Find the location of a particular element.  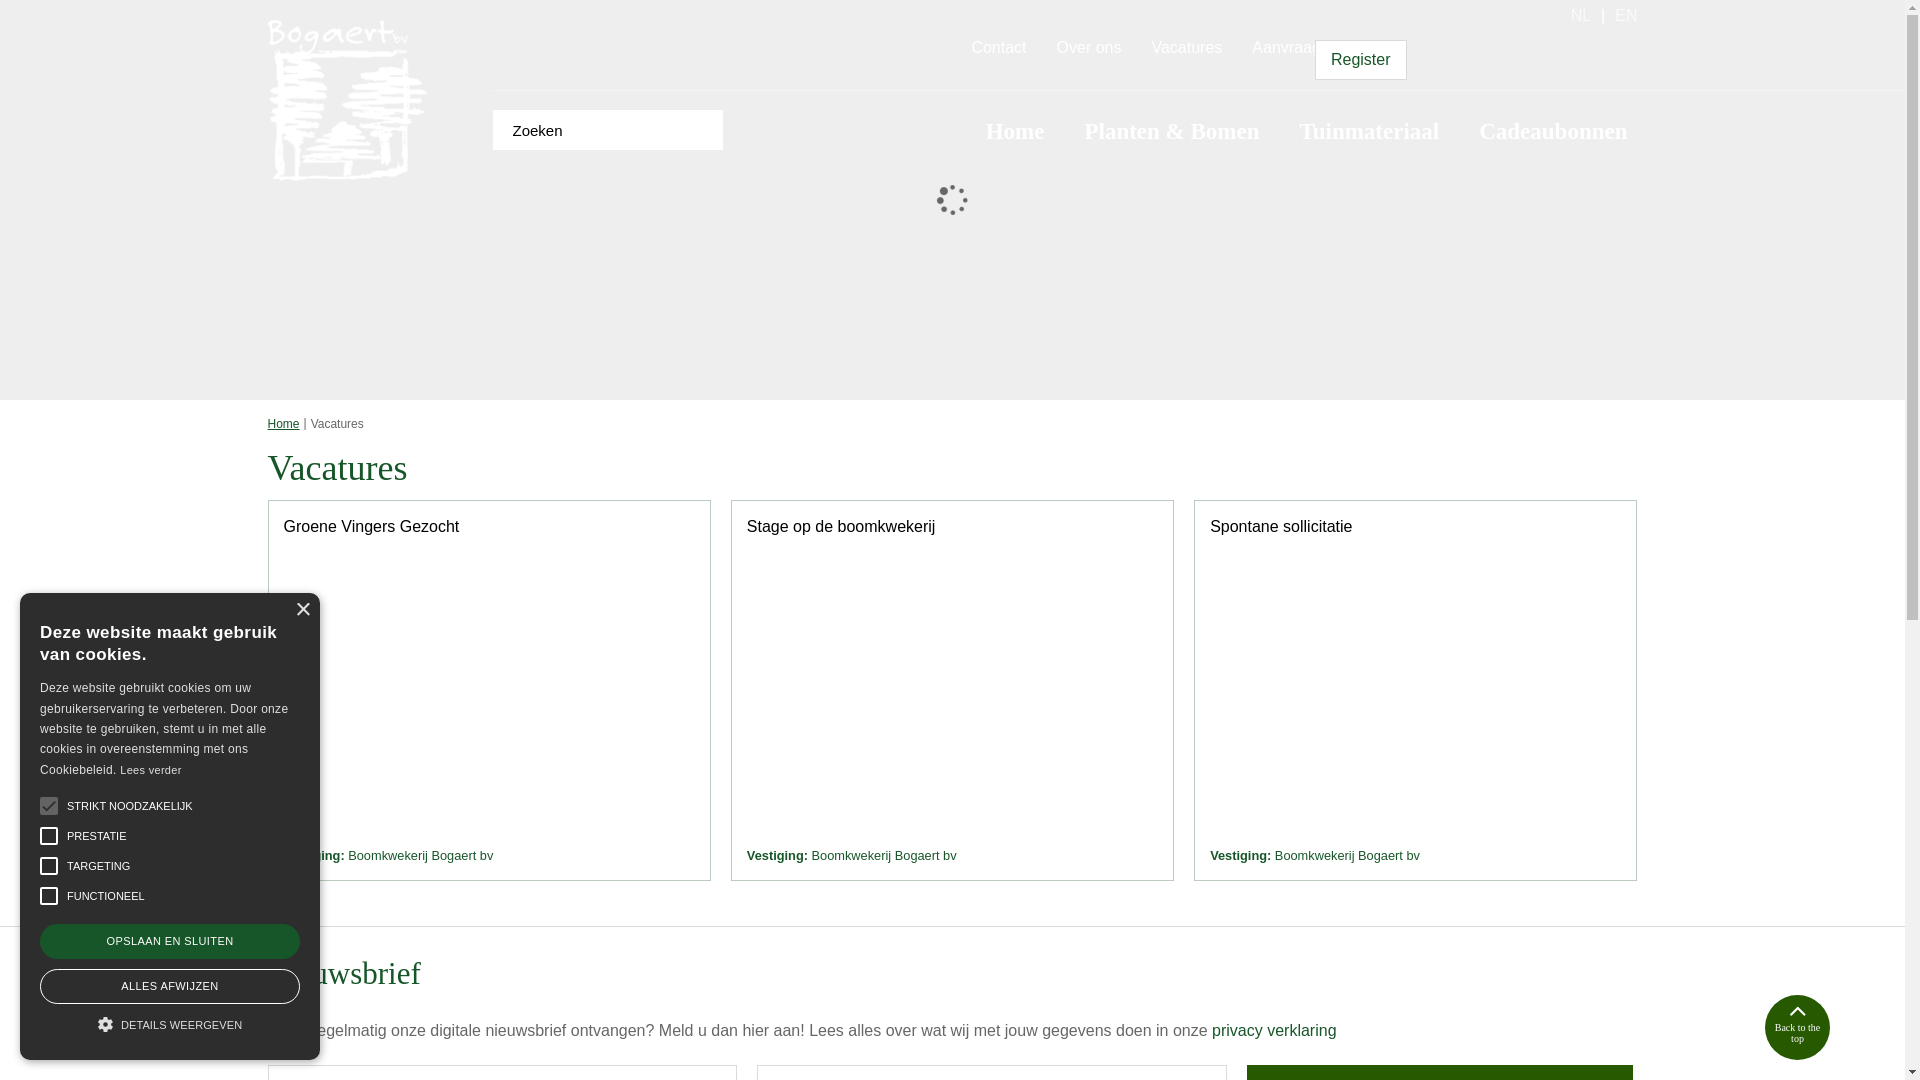

'Spontane sollicitatie is located at coordinates (1414, 689).